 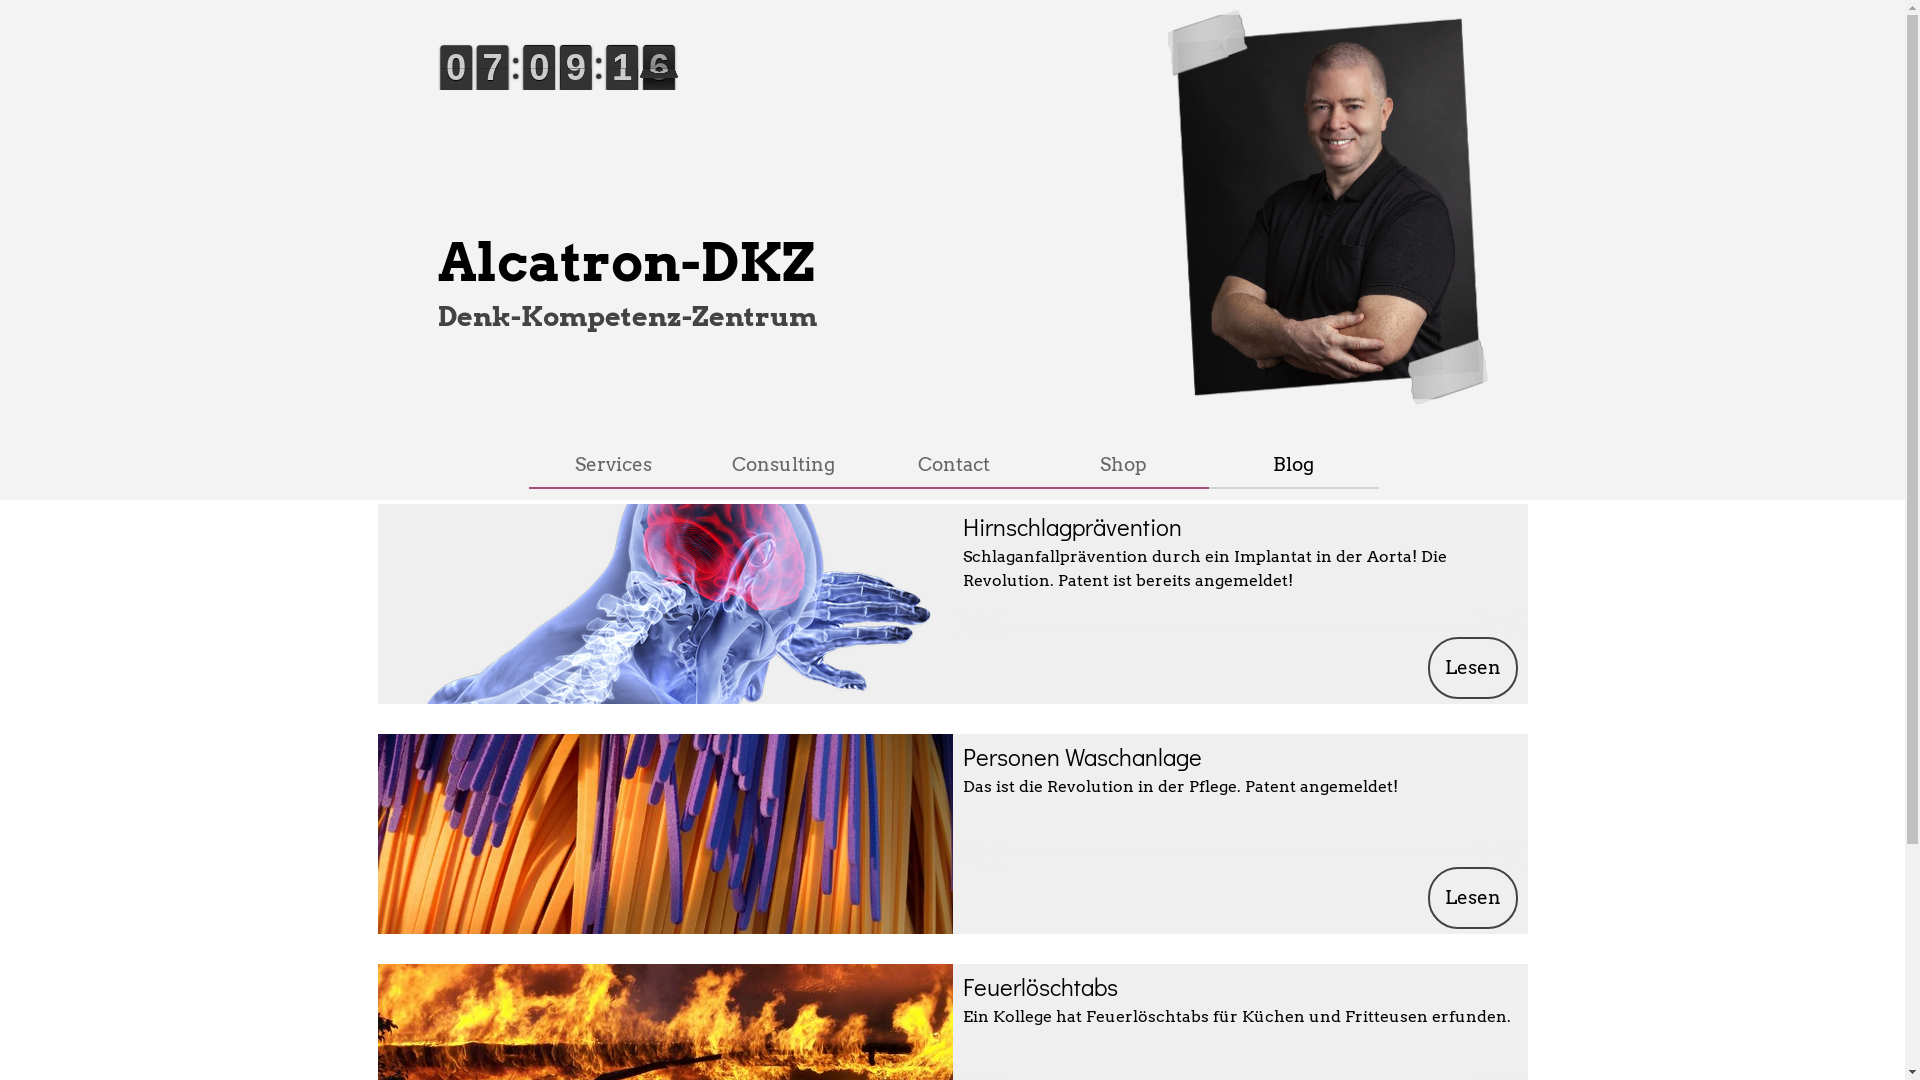 What do you see at coordinates (589, 91) in the screenshot?
I see `'8'` at bounding box center [589, 91].